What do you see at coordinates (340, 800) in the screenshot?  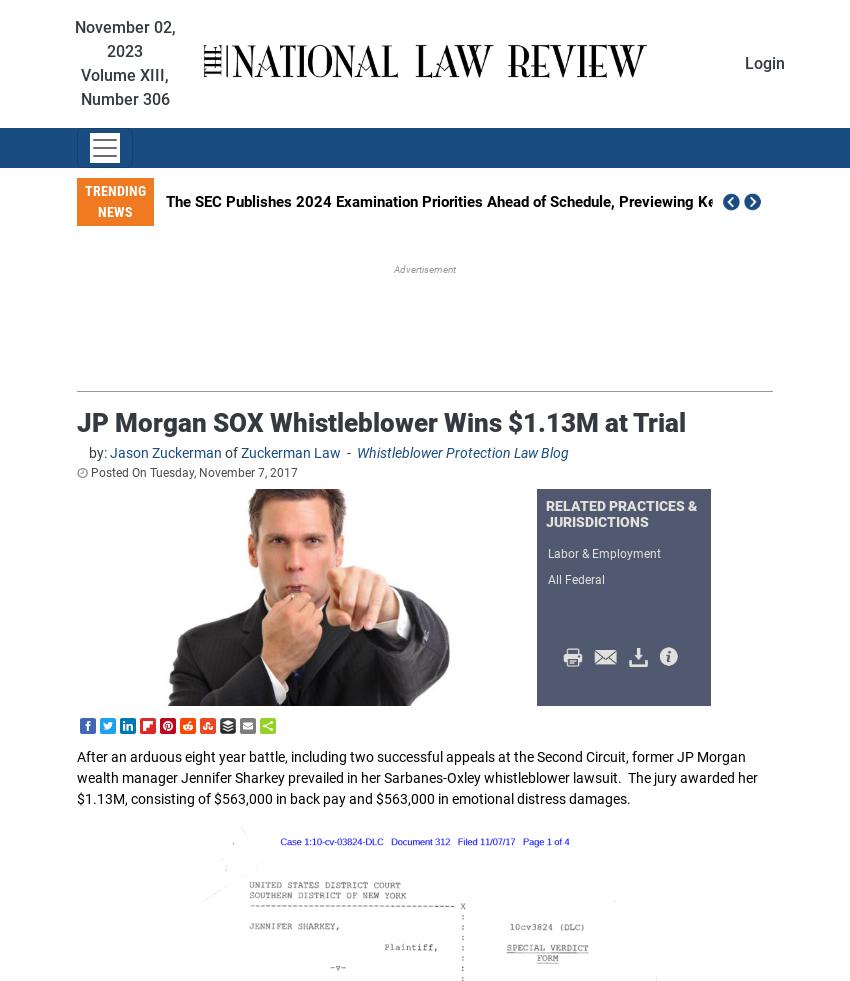 I see `'Cybersecurity Media & FCC'` at bounding box center [340, 800].